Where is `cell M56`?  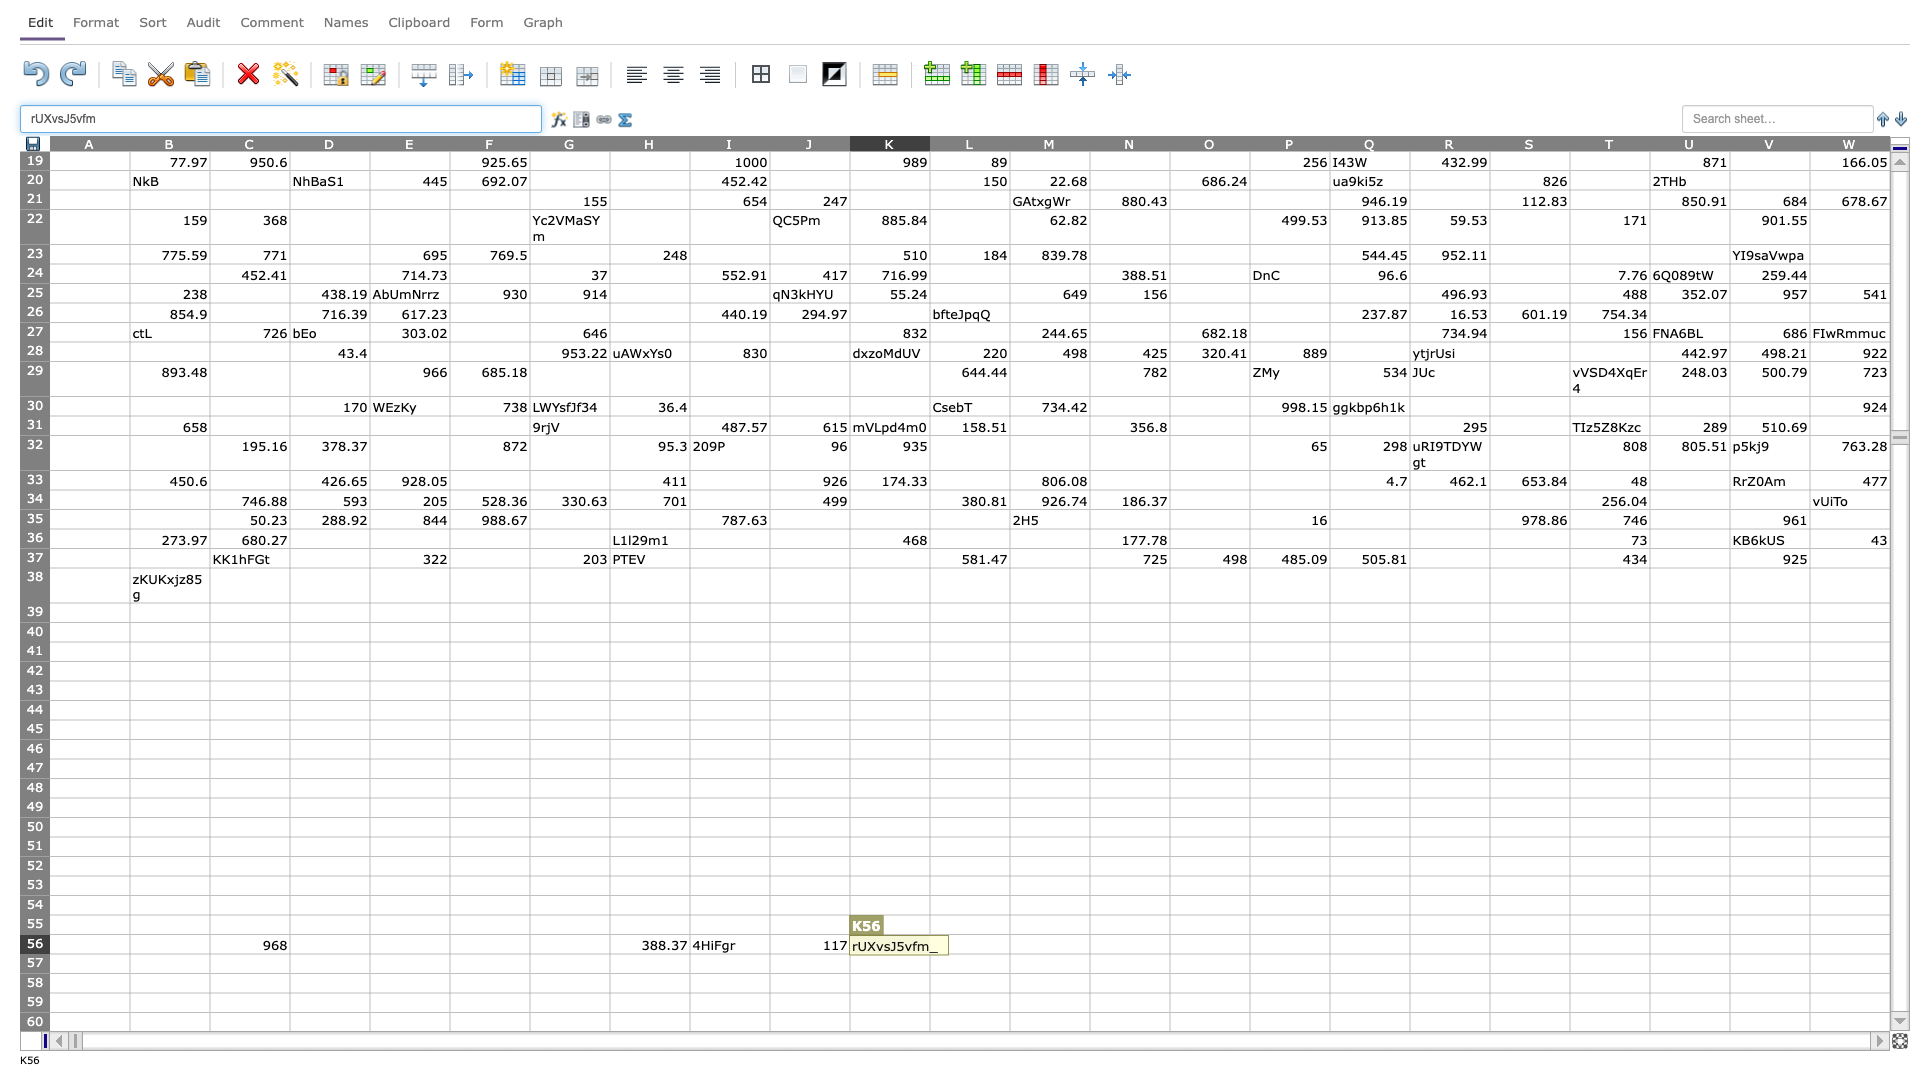
cell M56 is located at coordinates (1049, 944).